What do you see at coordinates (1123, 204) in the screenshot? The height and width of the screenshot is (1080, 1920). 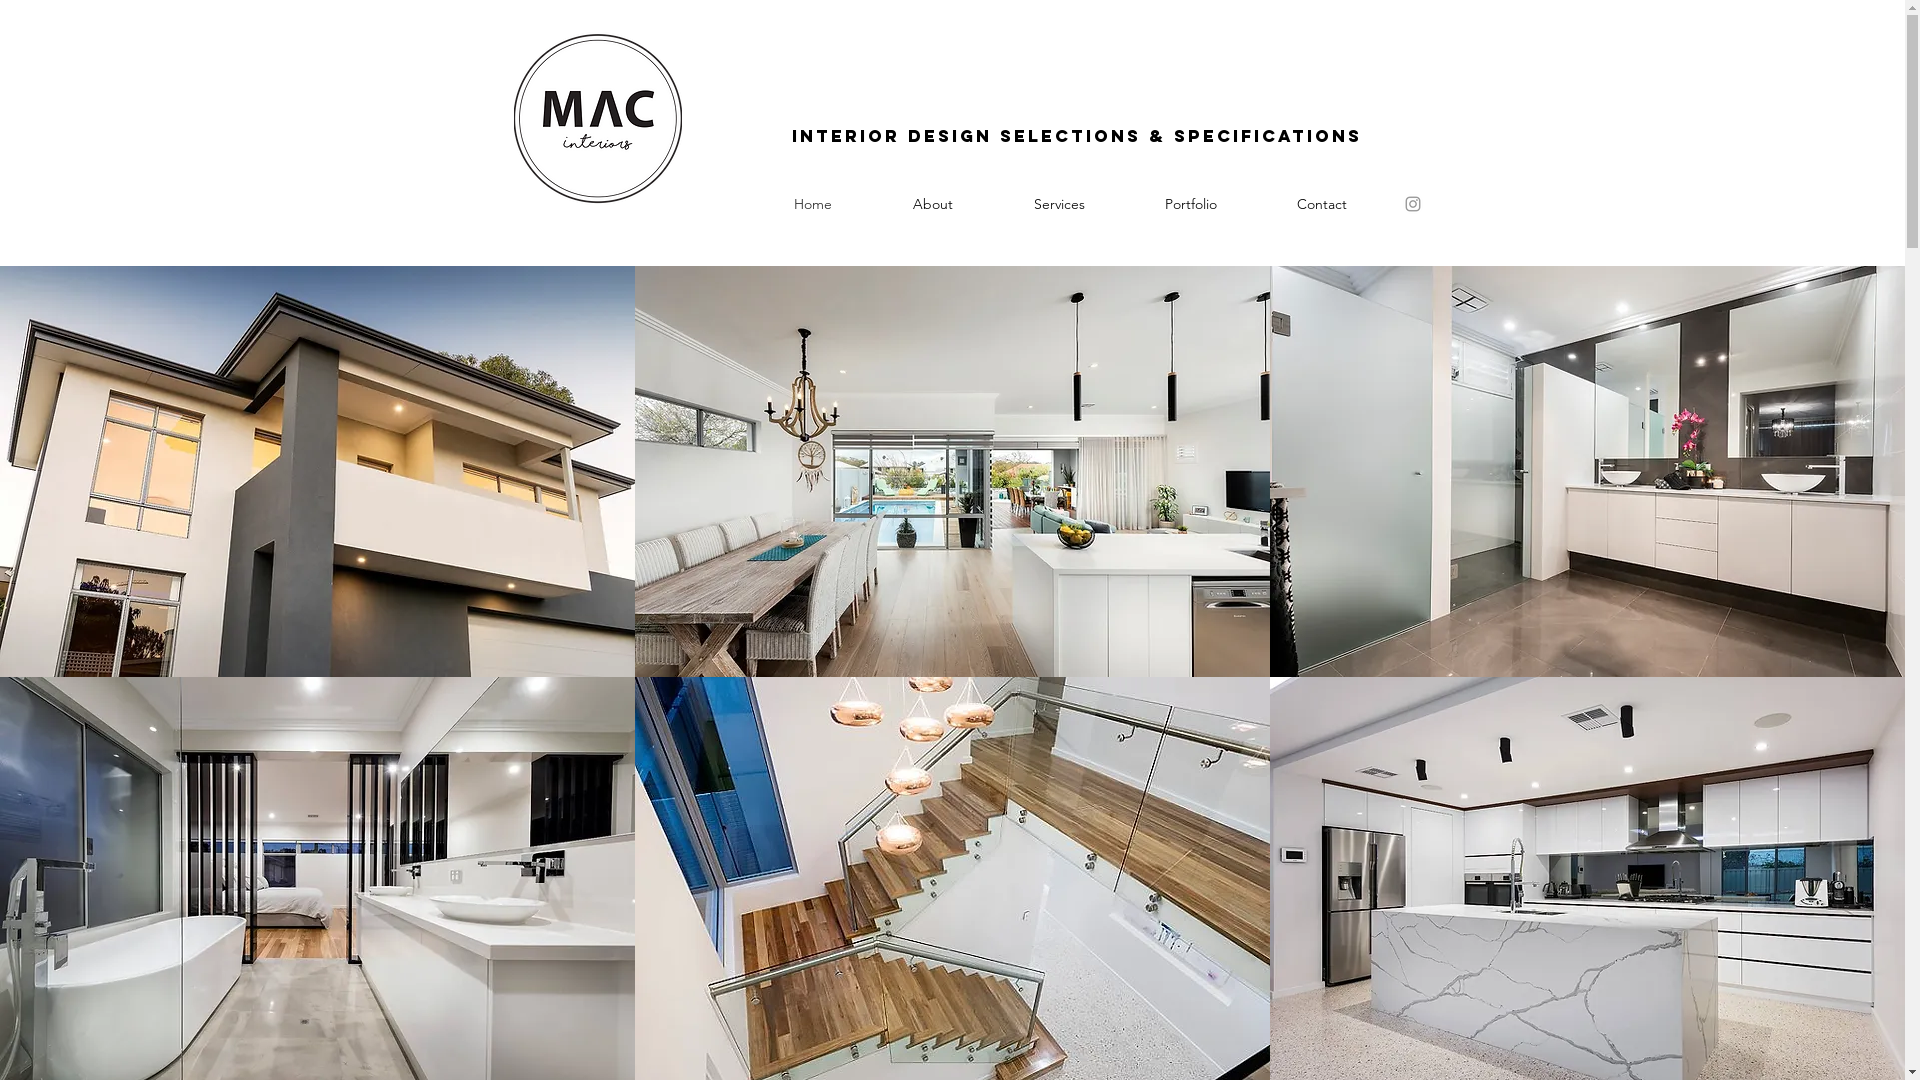 I see `'Portfolio'` at bounding box center [1123, 204].